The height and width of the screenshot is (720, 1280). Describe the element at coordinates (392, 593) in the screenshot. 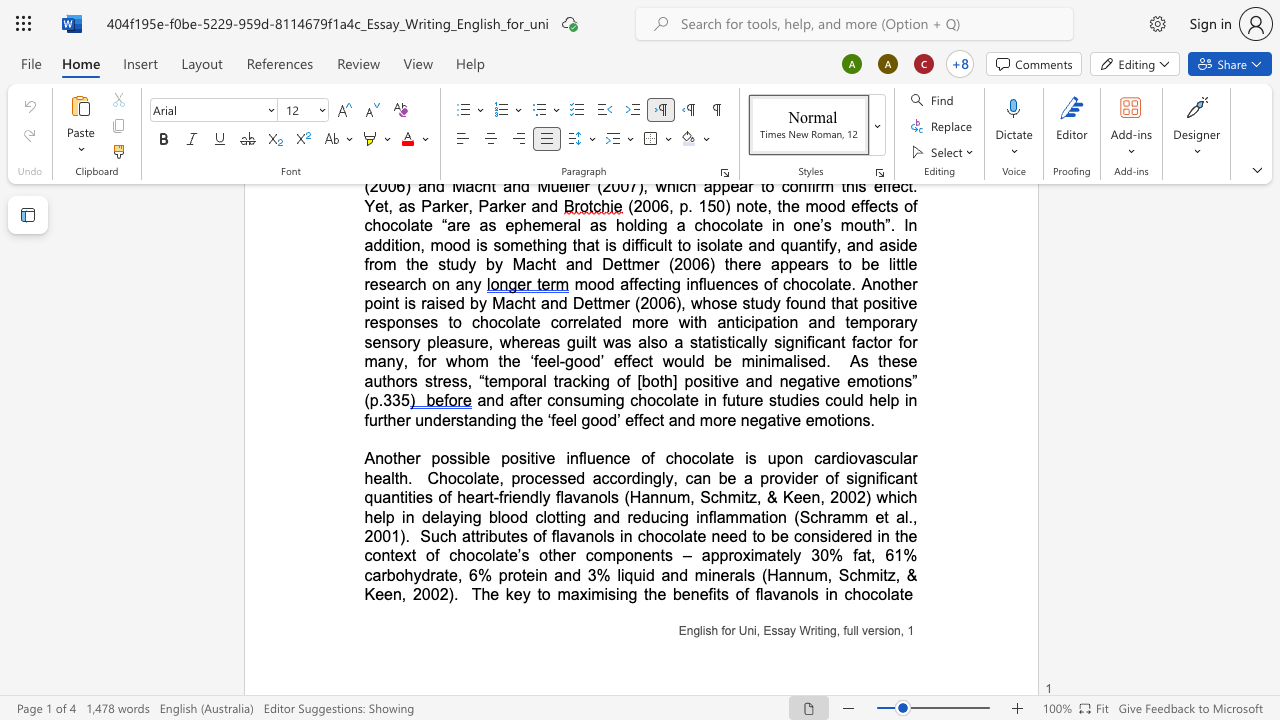

I see `the space between the continuous character "e" and "n" in the text` at that location.